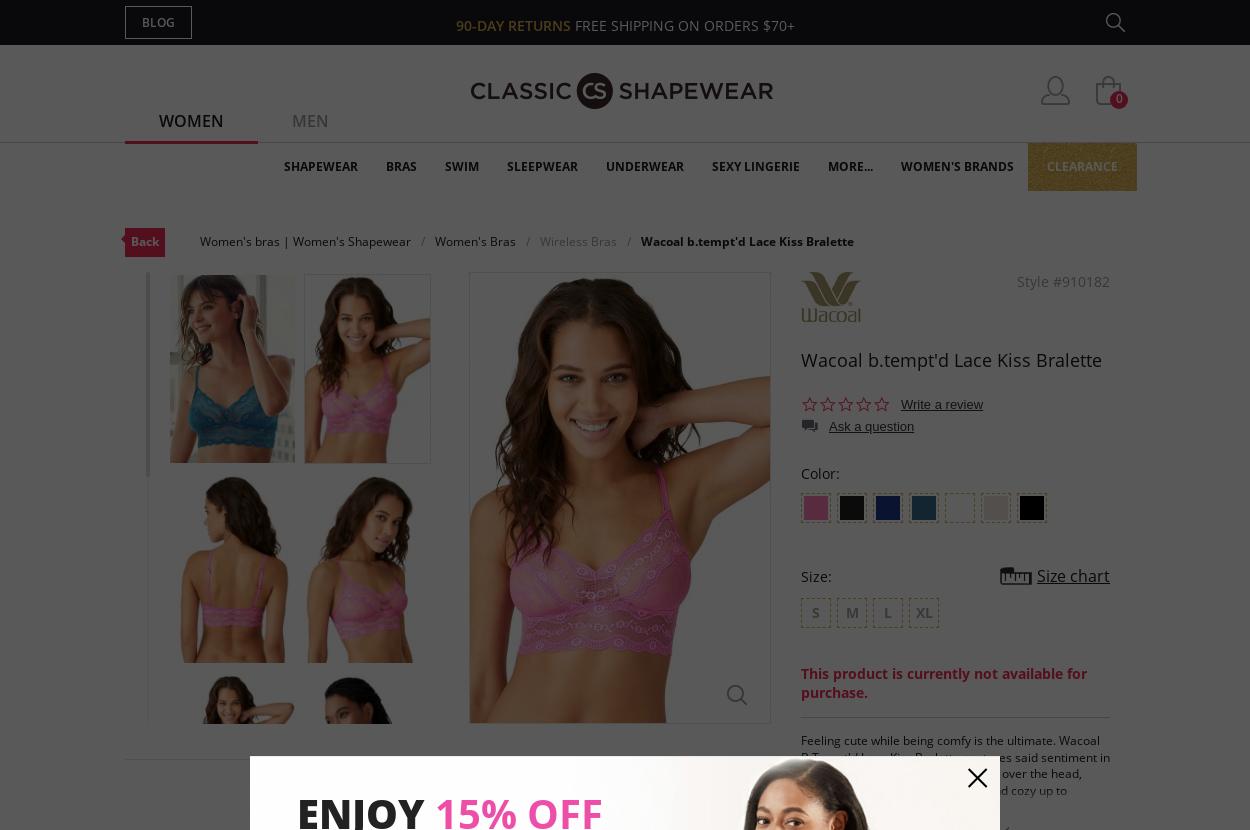  Describe the element at coordinates (542, 166) in the screenshot. I see `'Sleepwear'` at that location.